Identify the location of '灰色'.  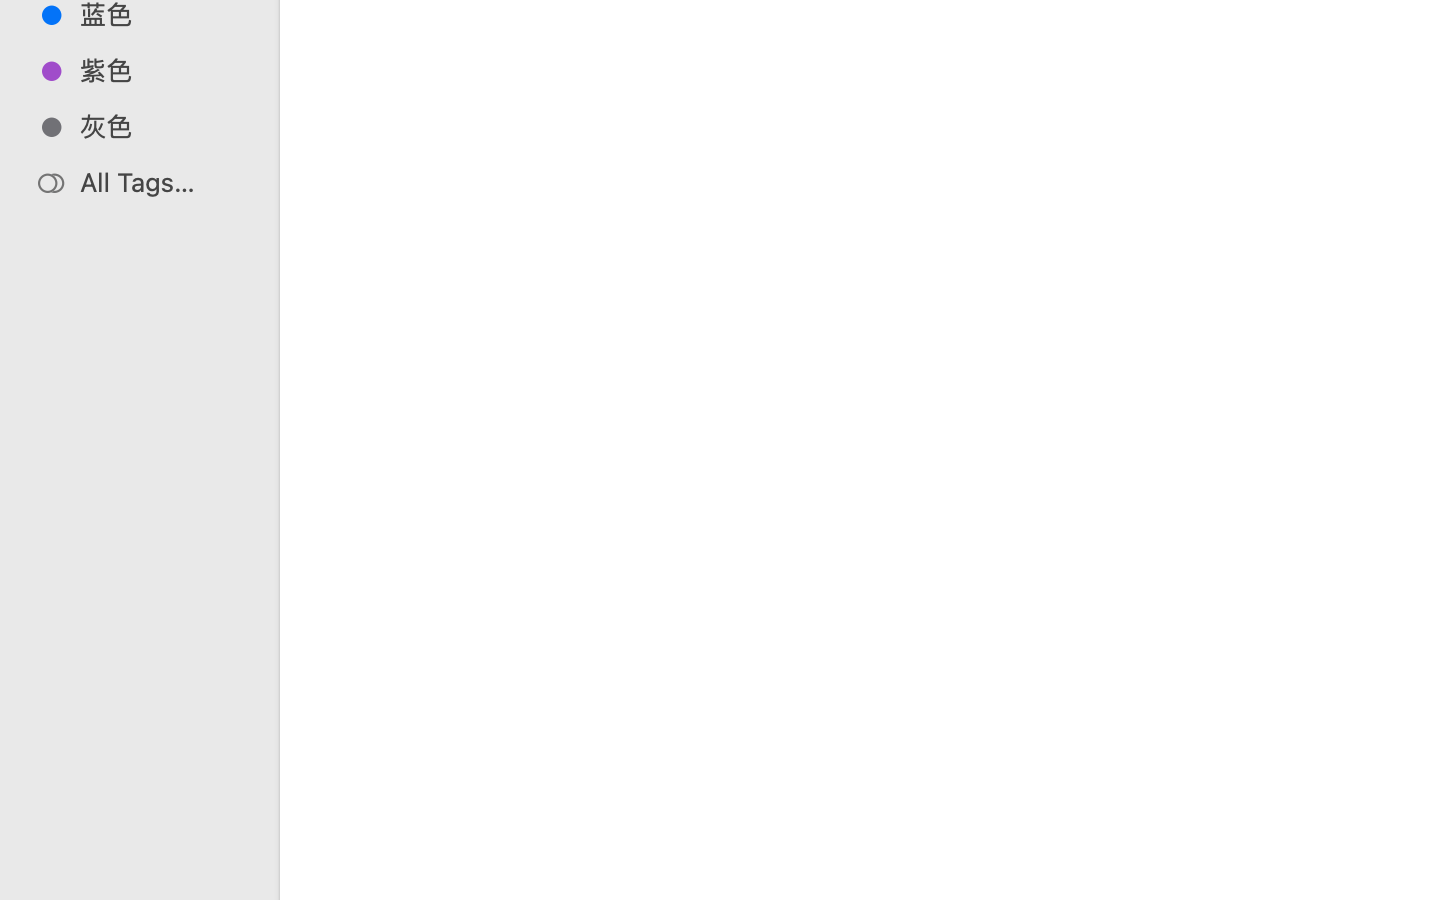
(159, 126).